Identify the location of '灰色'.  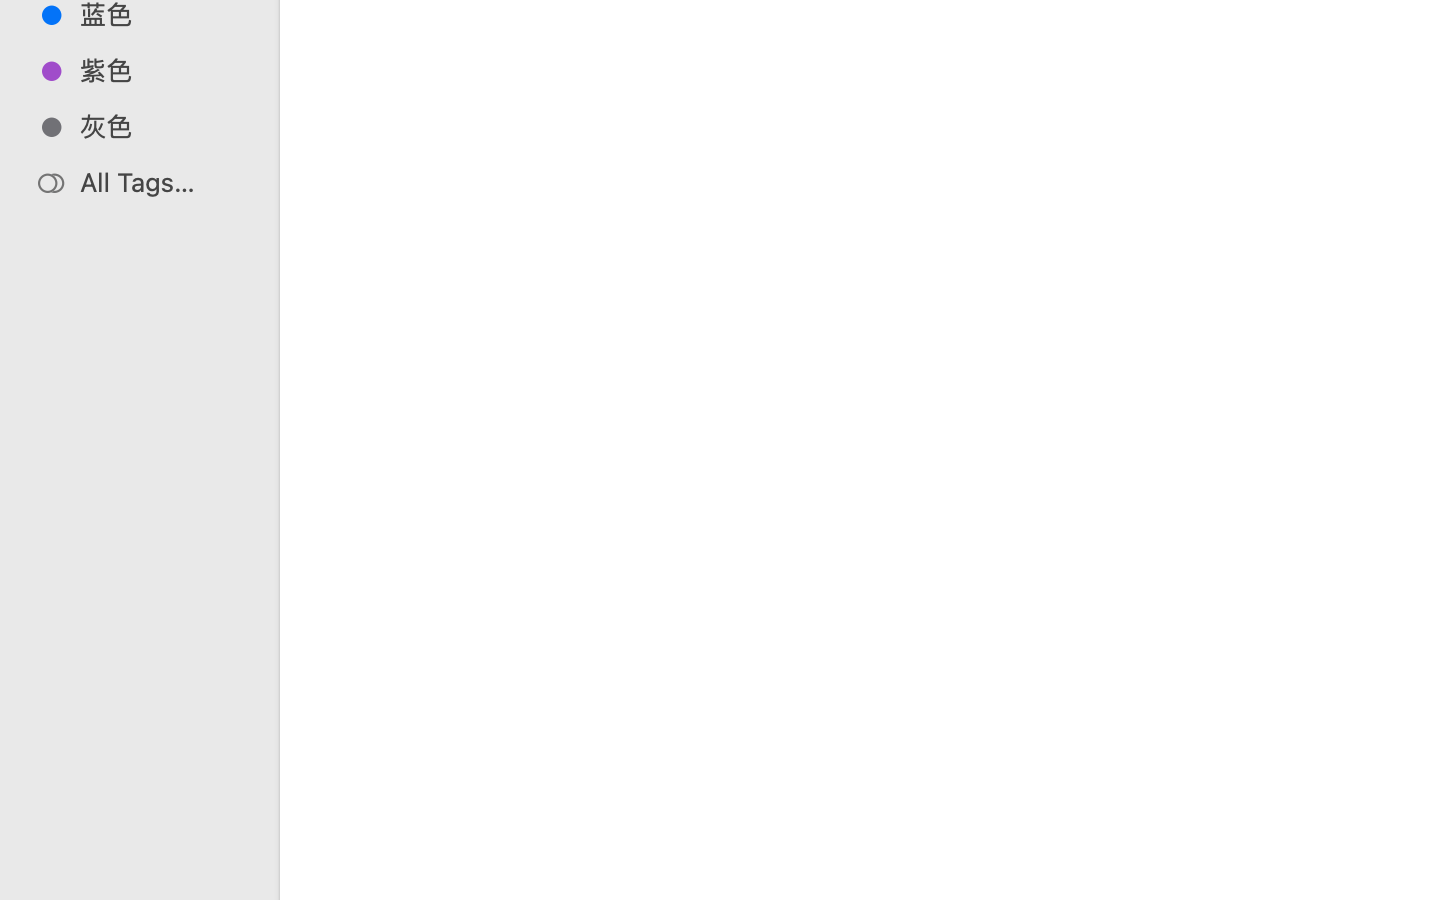
(159, 126).